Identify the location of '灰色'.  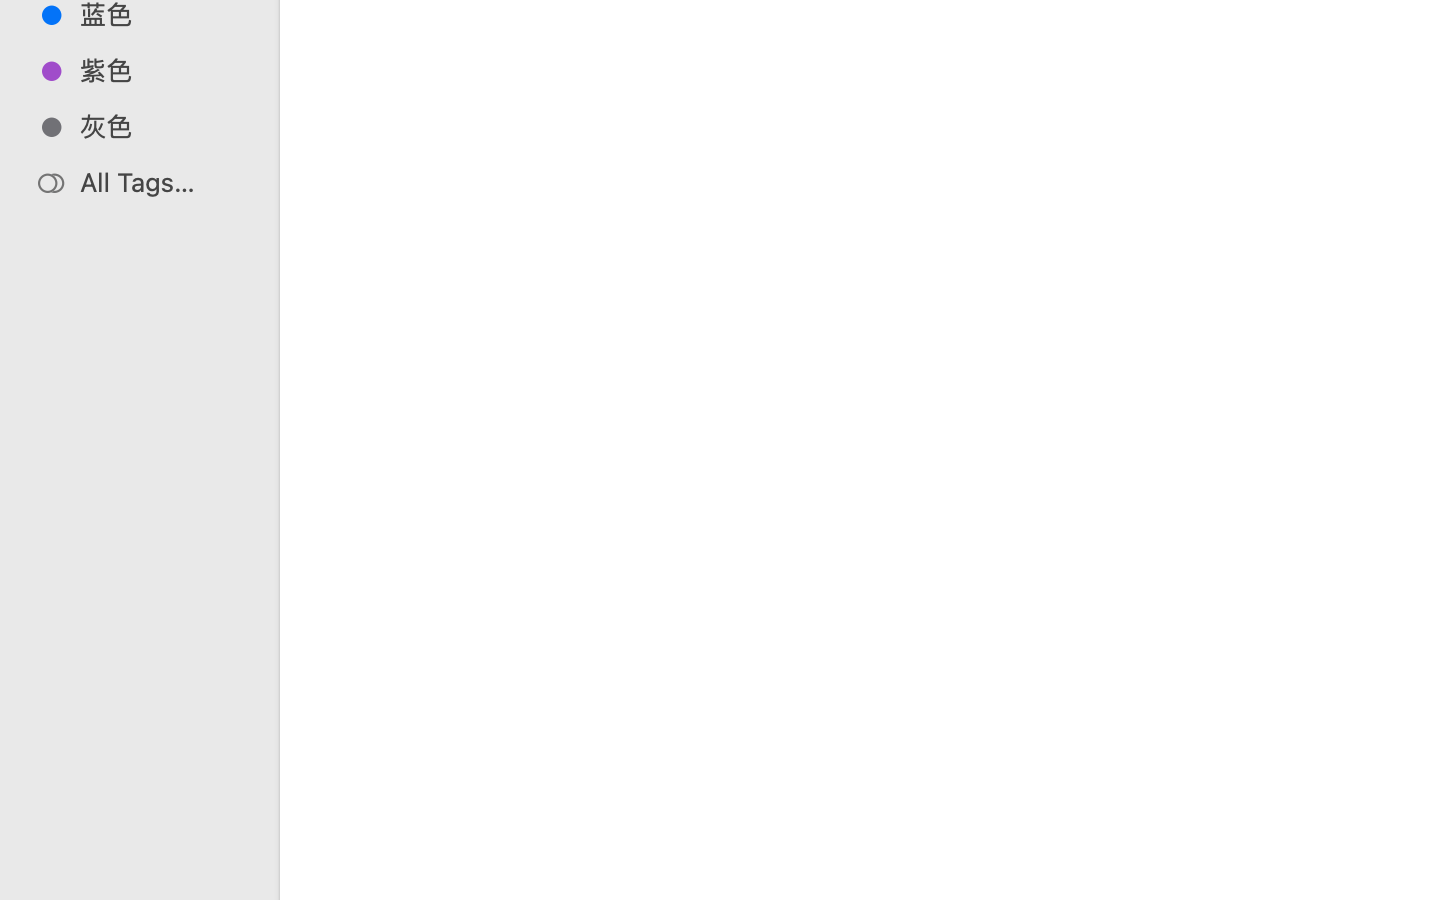
(159, 126).